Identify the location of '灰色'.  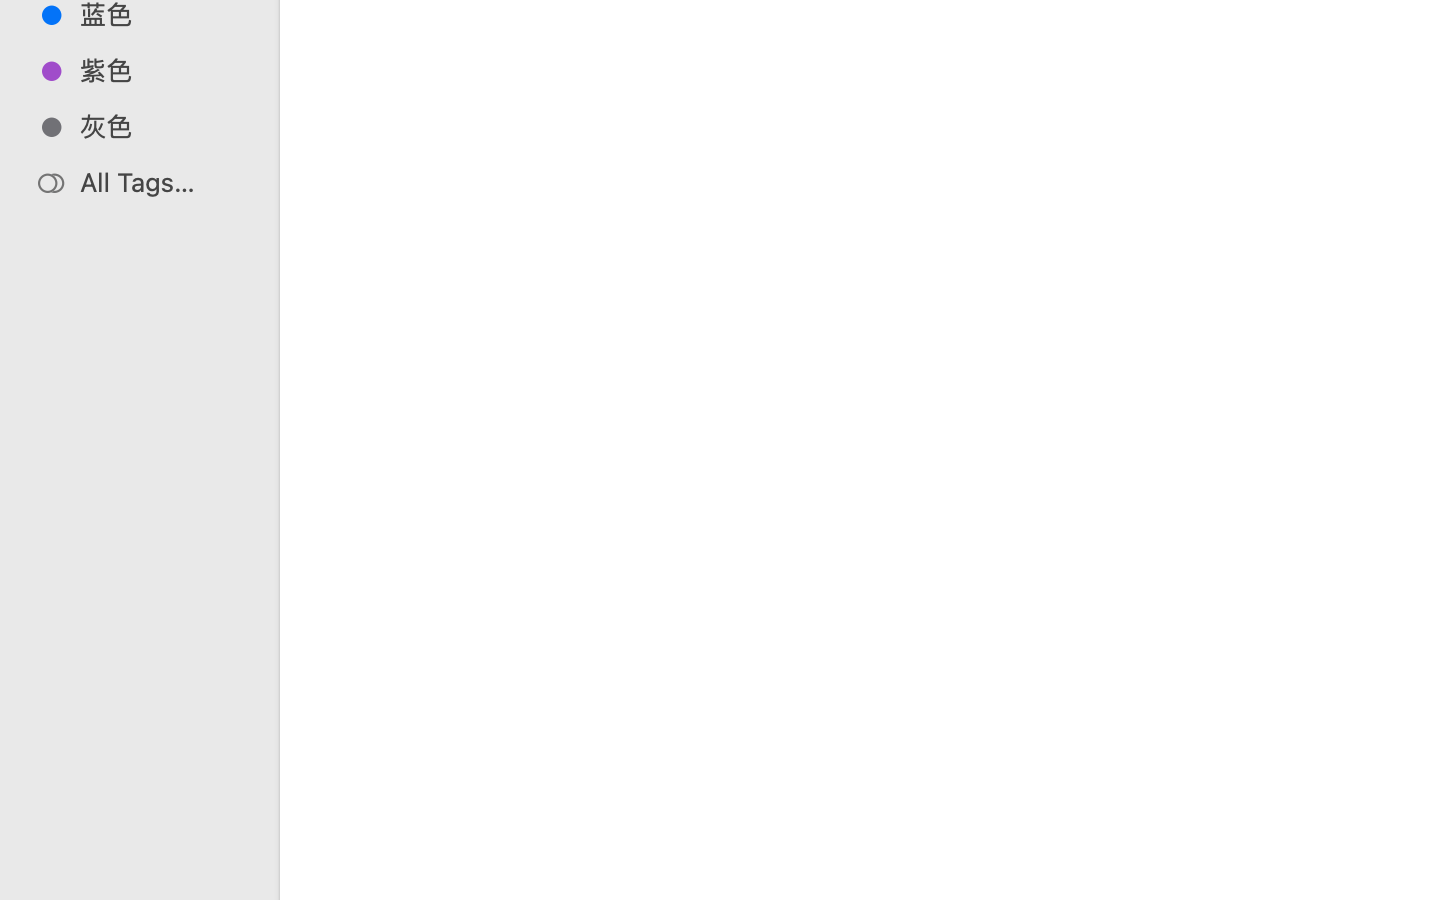
(159, 126).